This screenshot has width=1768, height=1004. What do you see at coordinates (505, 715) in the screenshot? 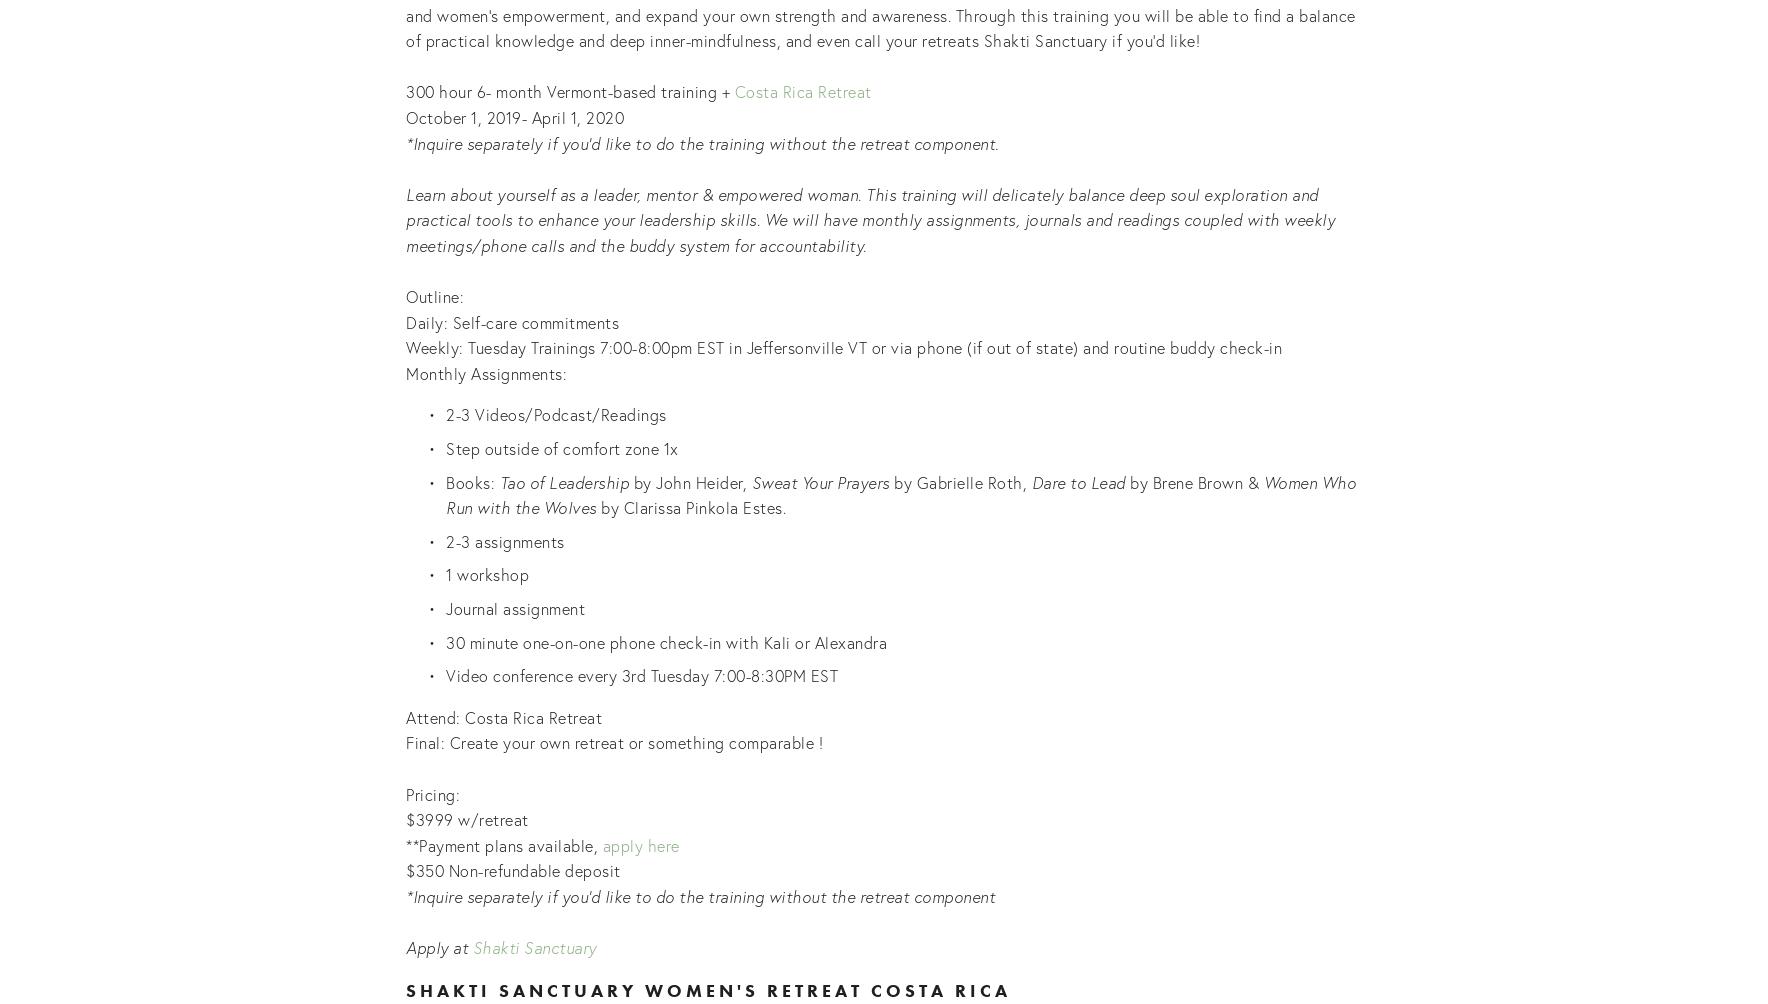
I see `'Attend: Costa Rica Retreat'` at bounding box center [505, 715].